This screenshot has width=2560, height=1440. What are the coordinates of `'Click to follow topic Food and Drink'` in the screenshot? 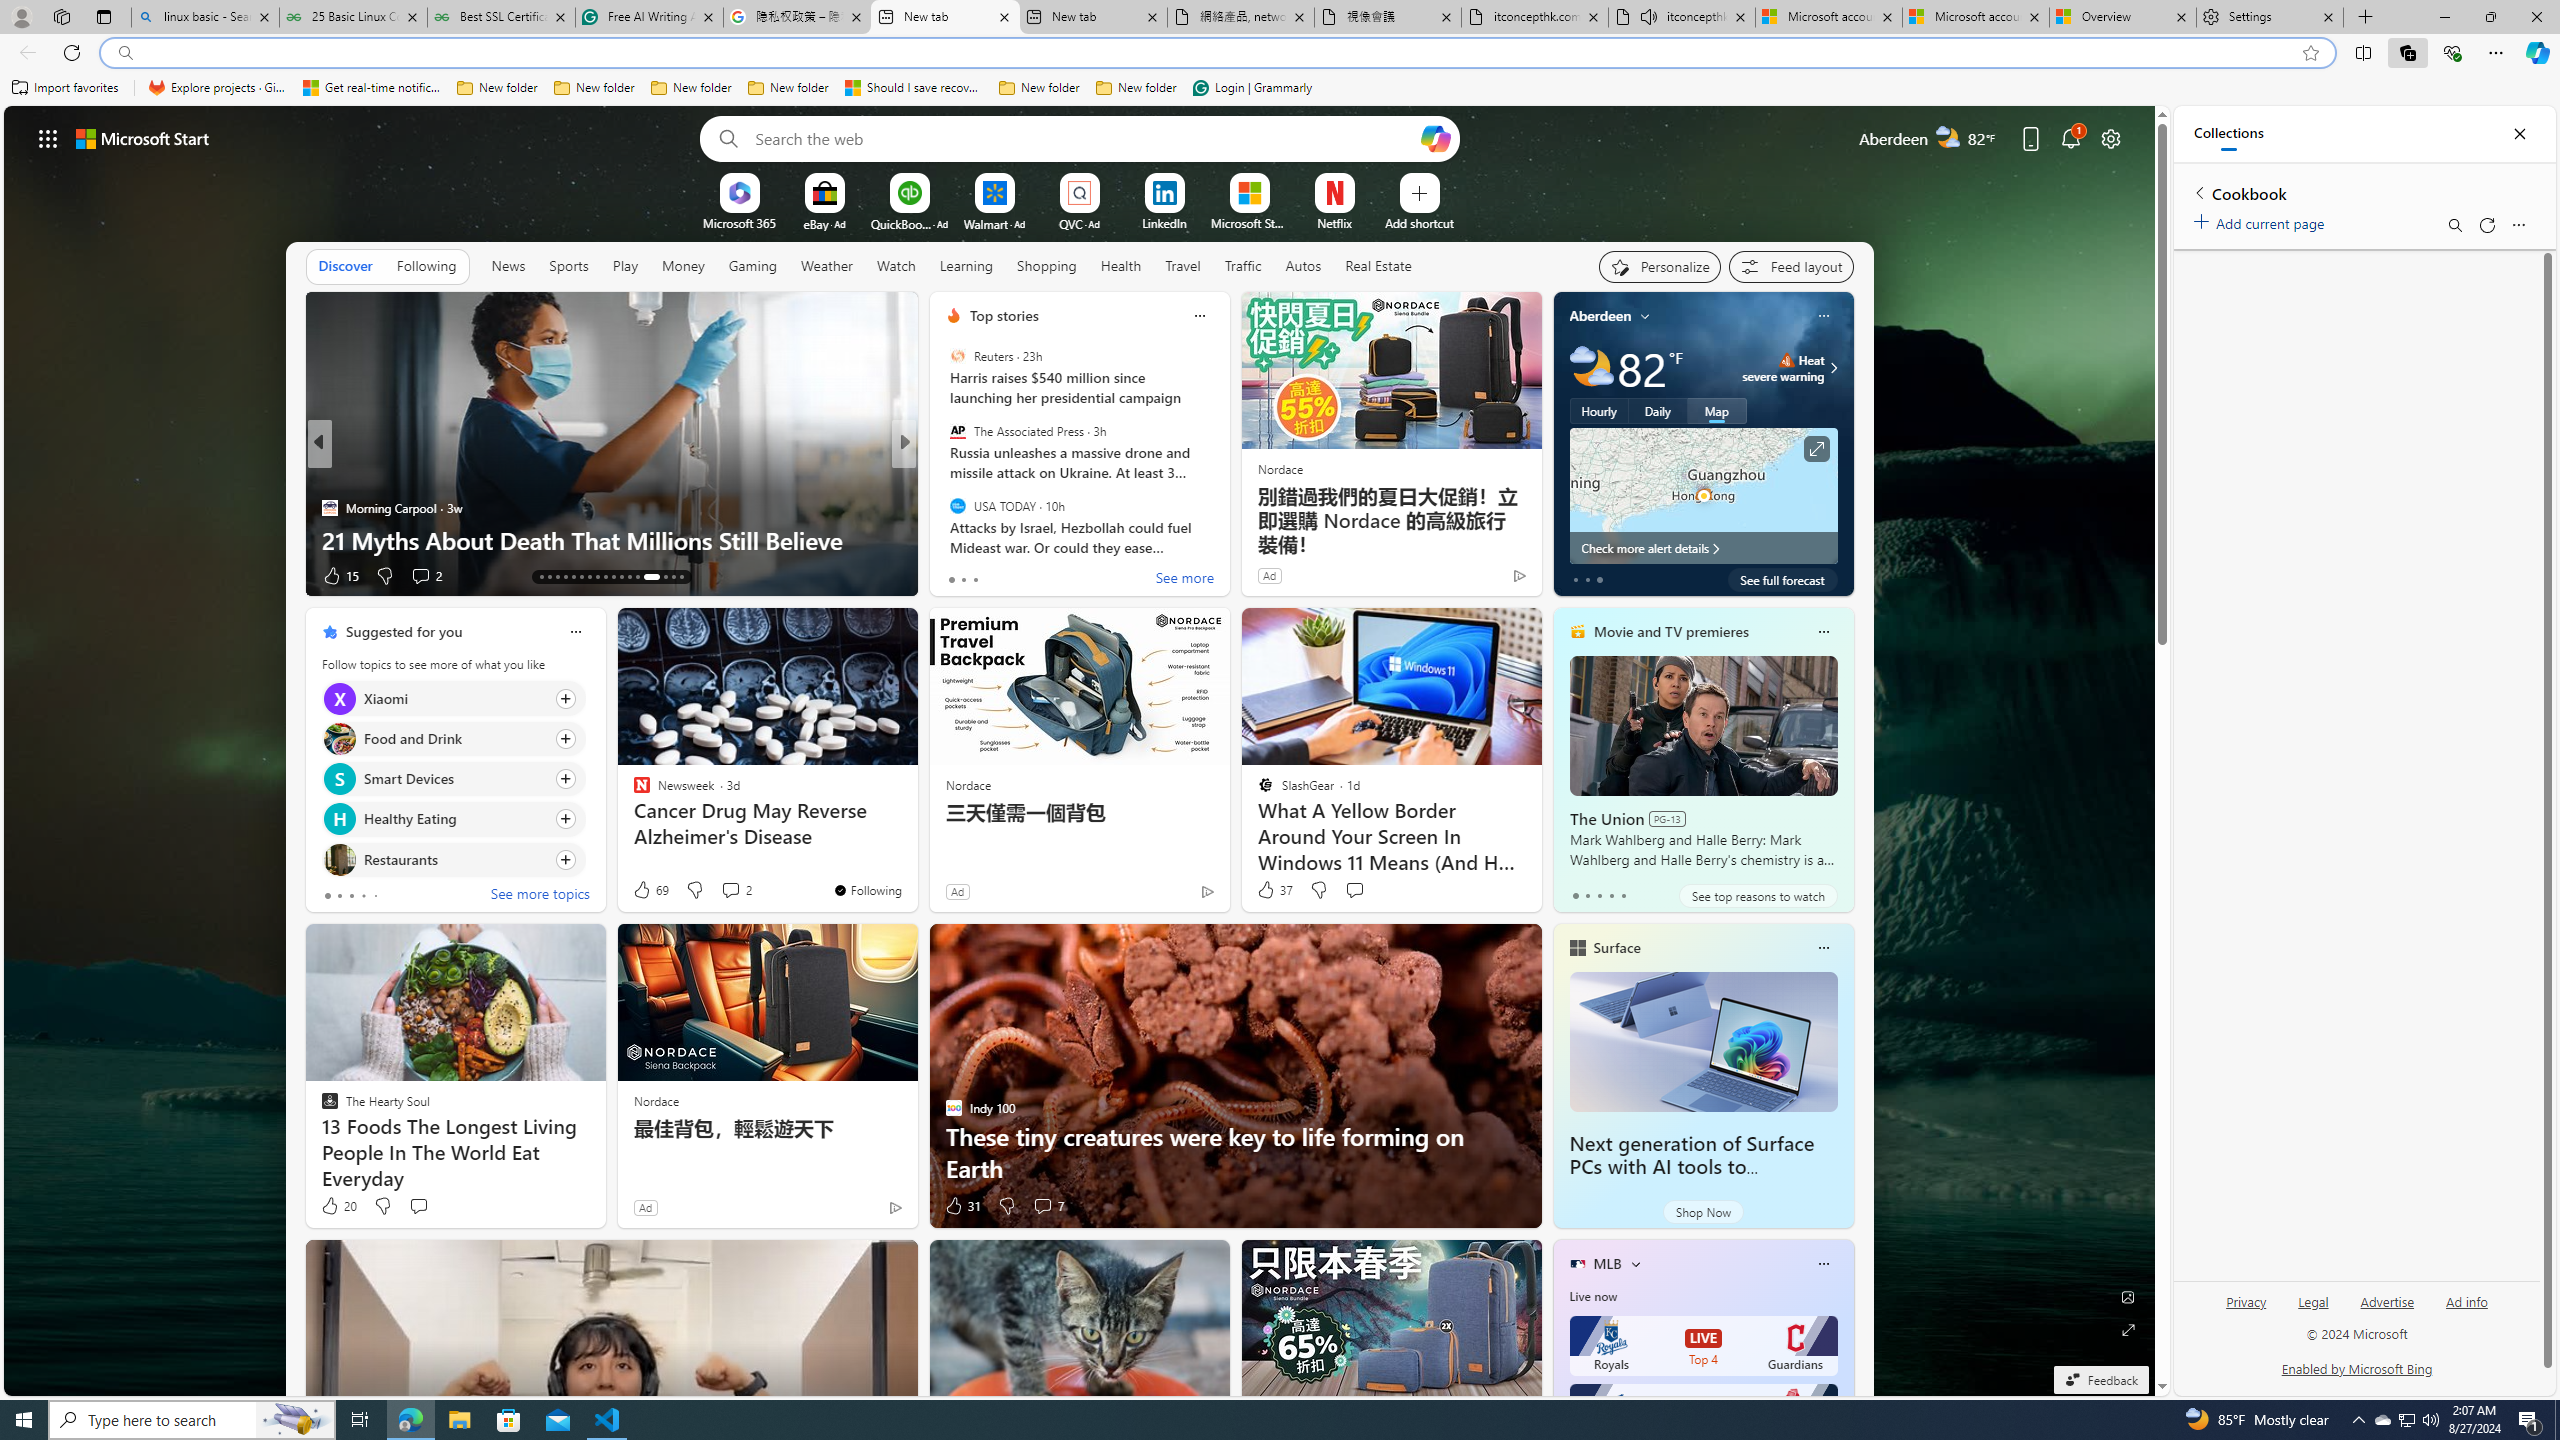 It's located at (452, 738).